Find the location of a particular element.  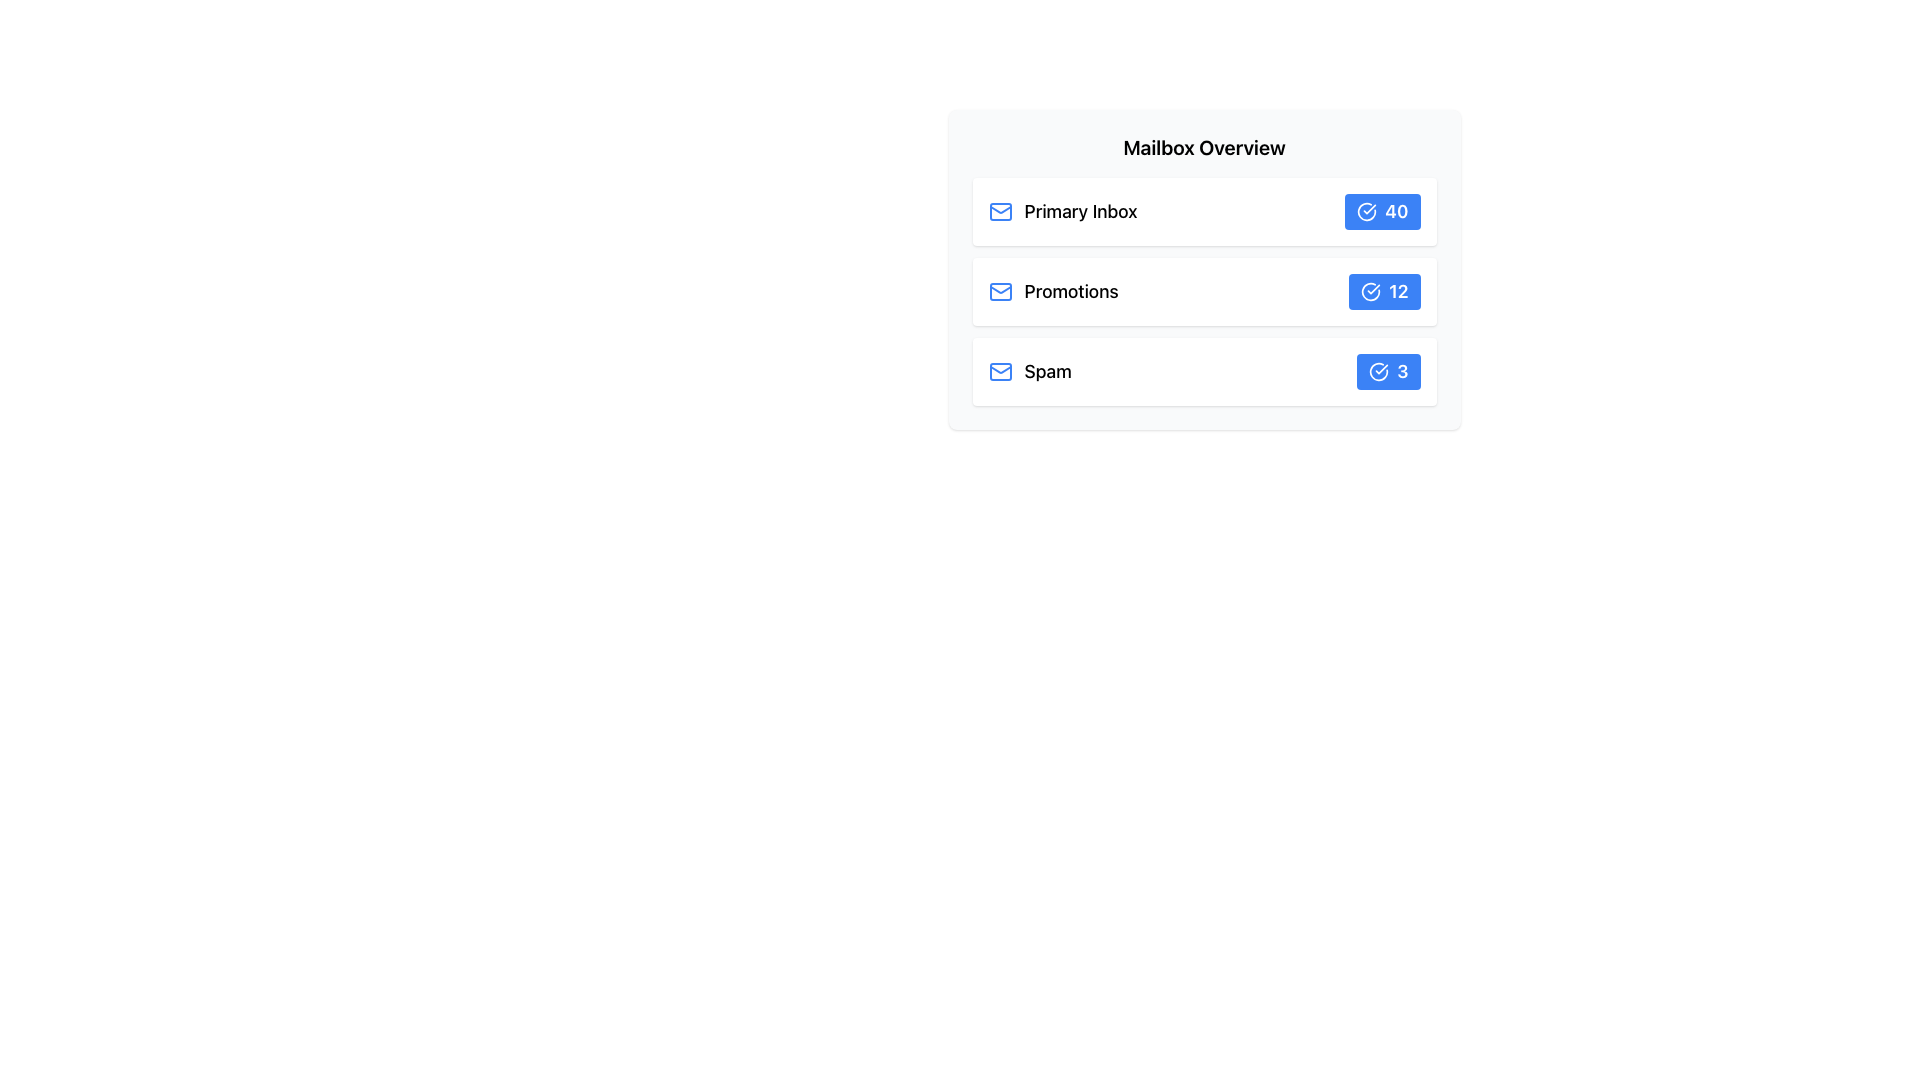

the mailbox icon representing the 'Promotions' category in the 'Mailbox Overview' section is located at coordinates (1000, 292).